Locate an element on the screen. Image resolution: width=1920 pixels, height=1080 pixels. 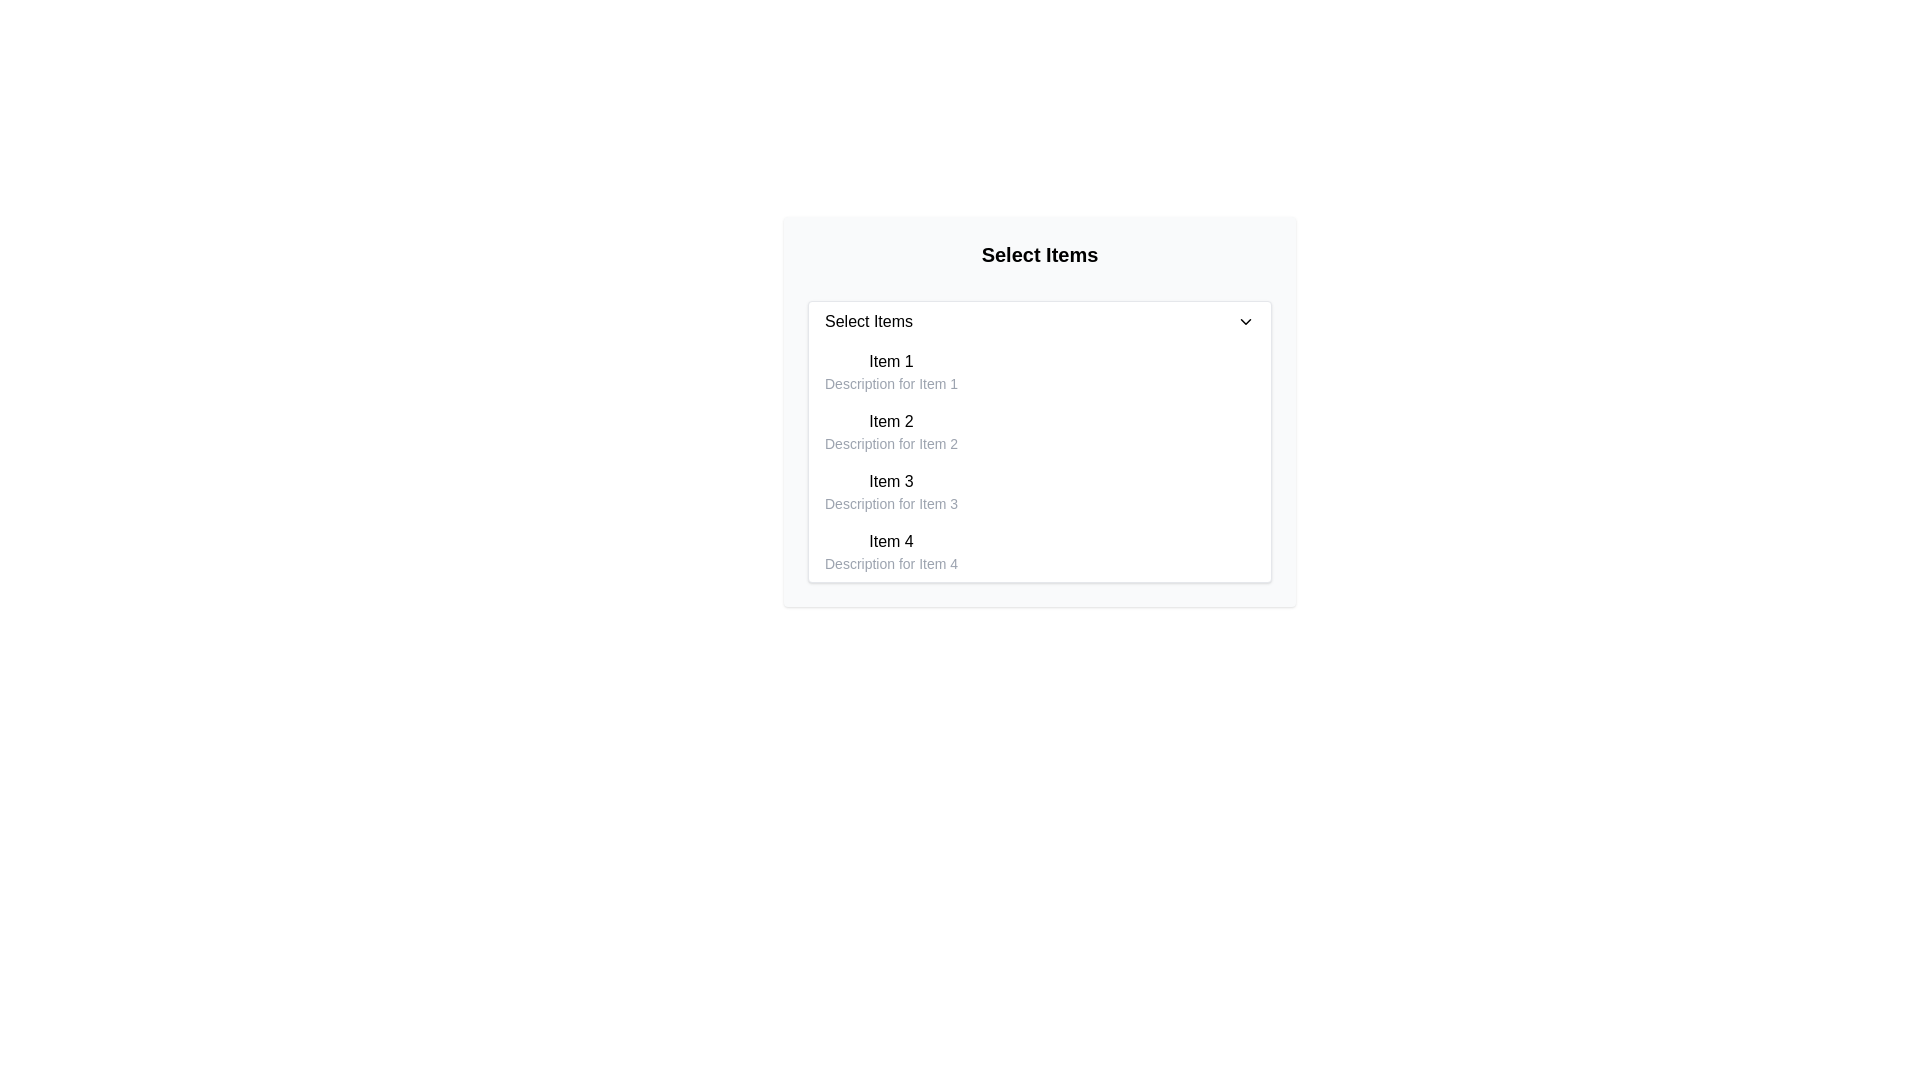
the text label displaying 'Description for Item 4' in gray, small-sized font, located under the title 'Item 4' in the dropdown menu is located at coordinates (890, 563).